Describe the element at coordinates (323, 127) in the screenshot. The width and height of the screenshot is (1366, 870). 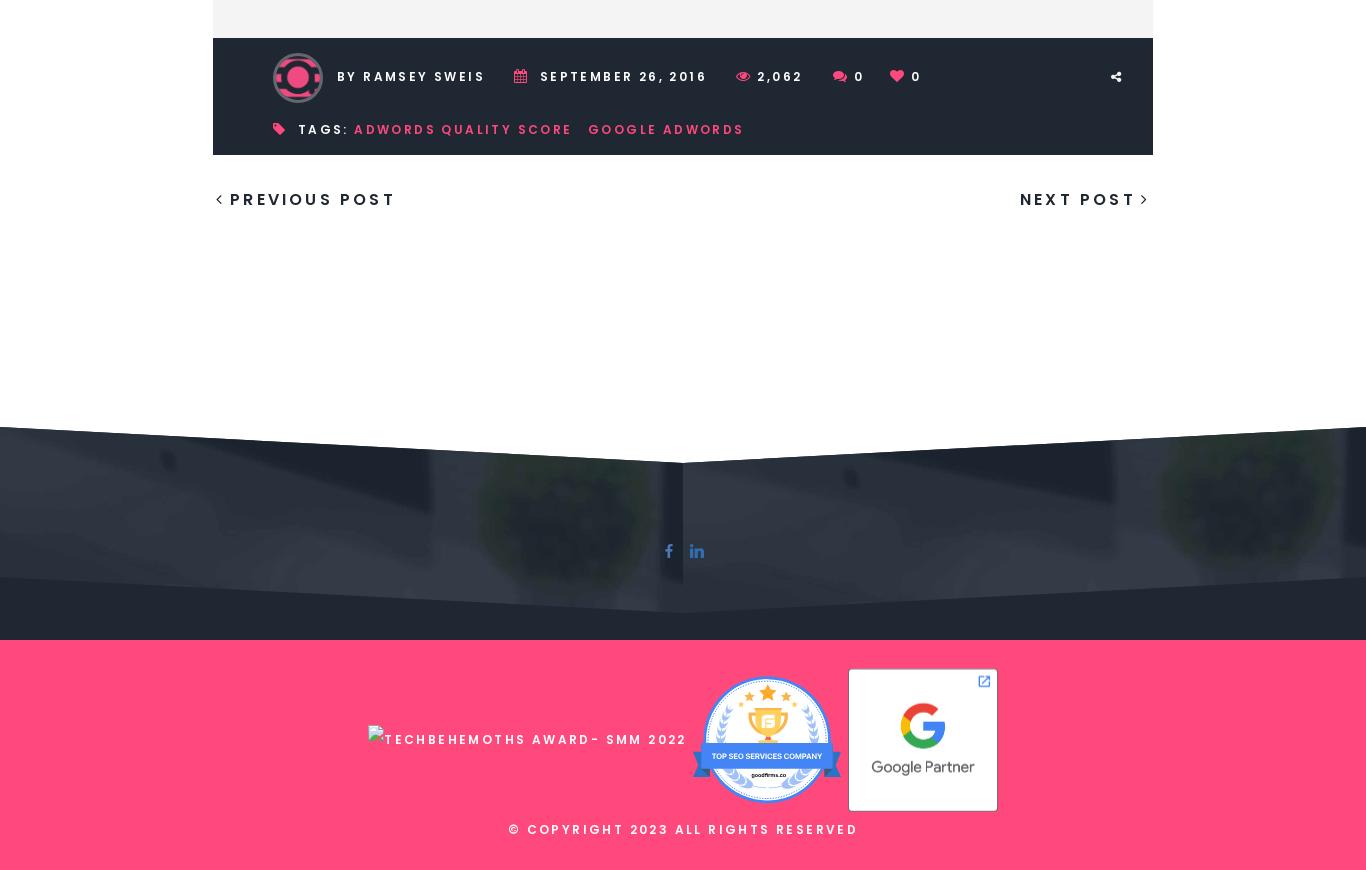
I see `'Tags:'` at that location.